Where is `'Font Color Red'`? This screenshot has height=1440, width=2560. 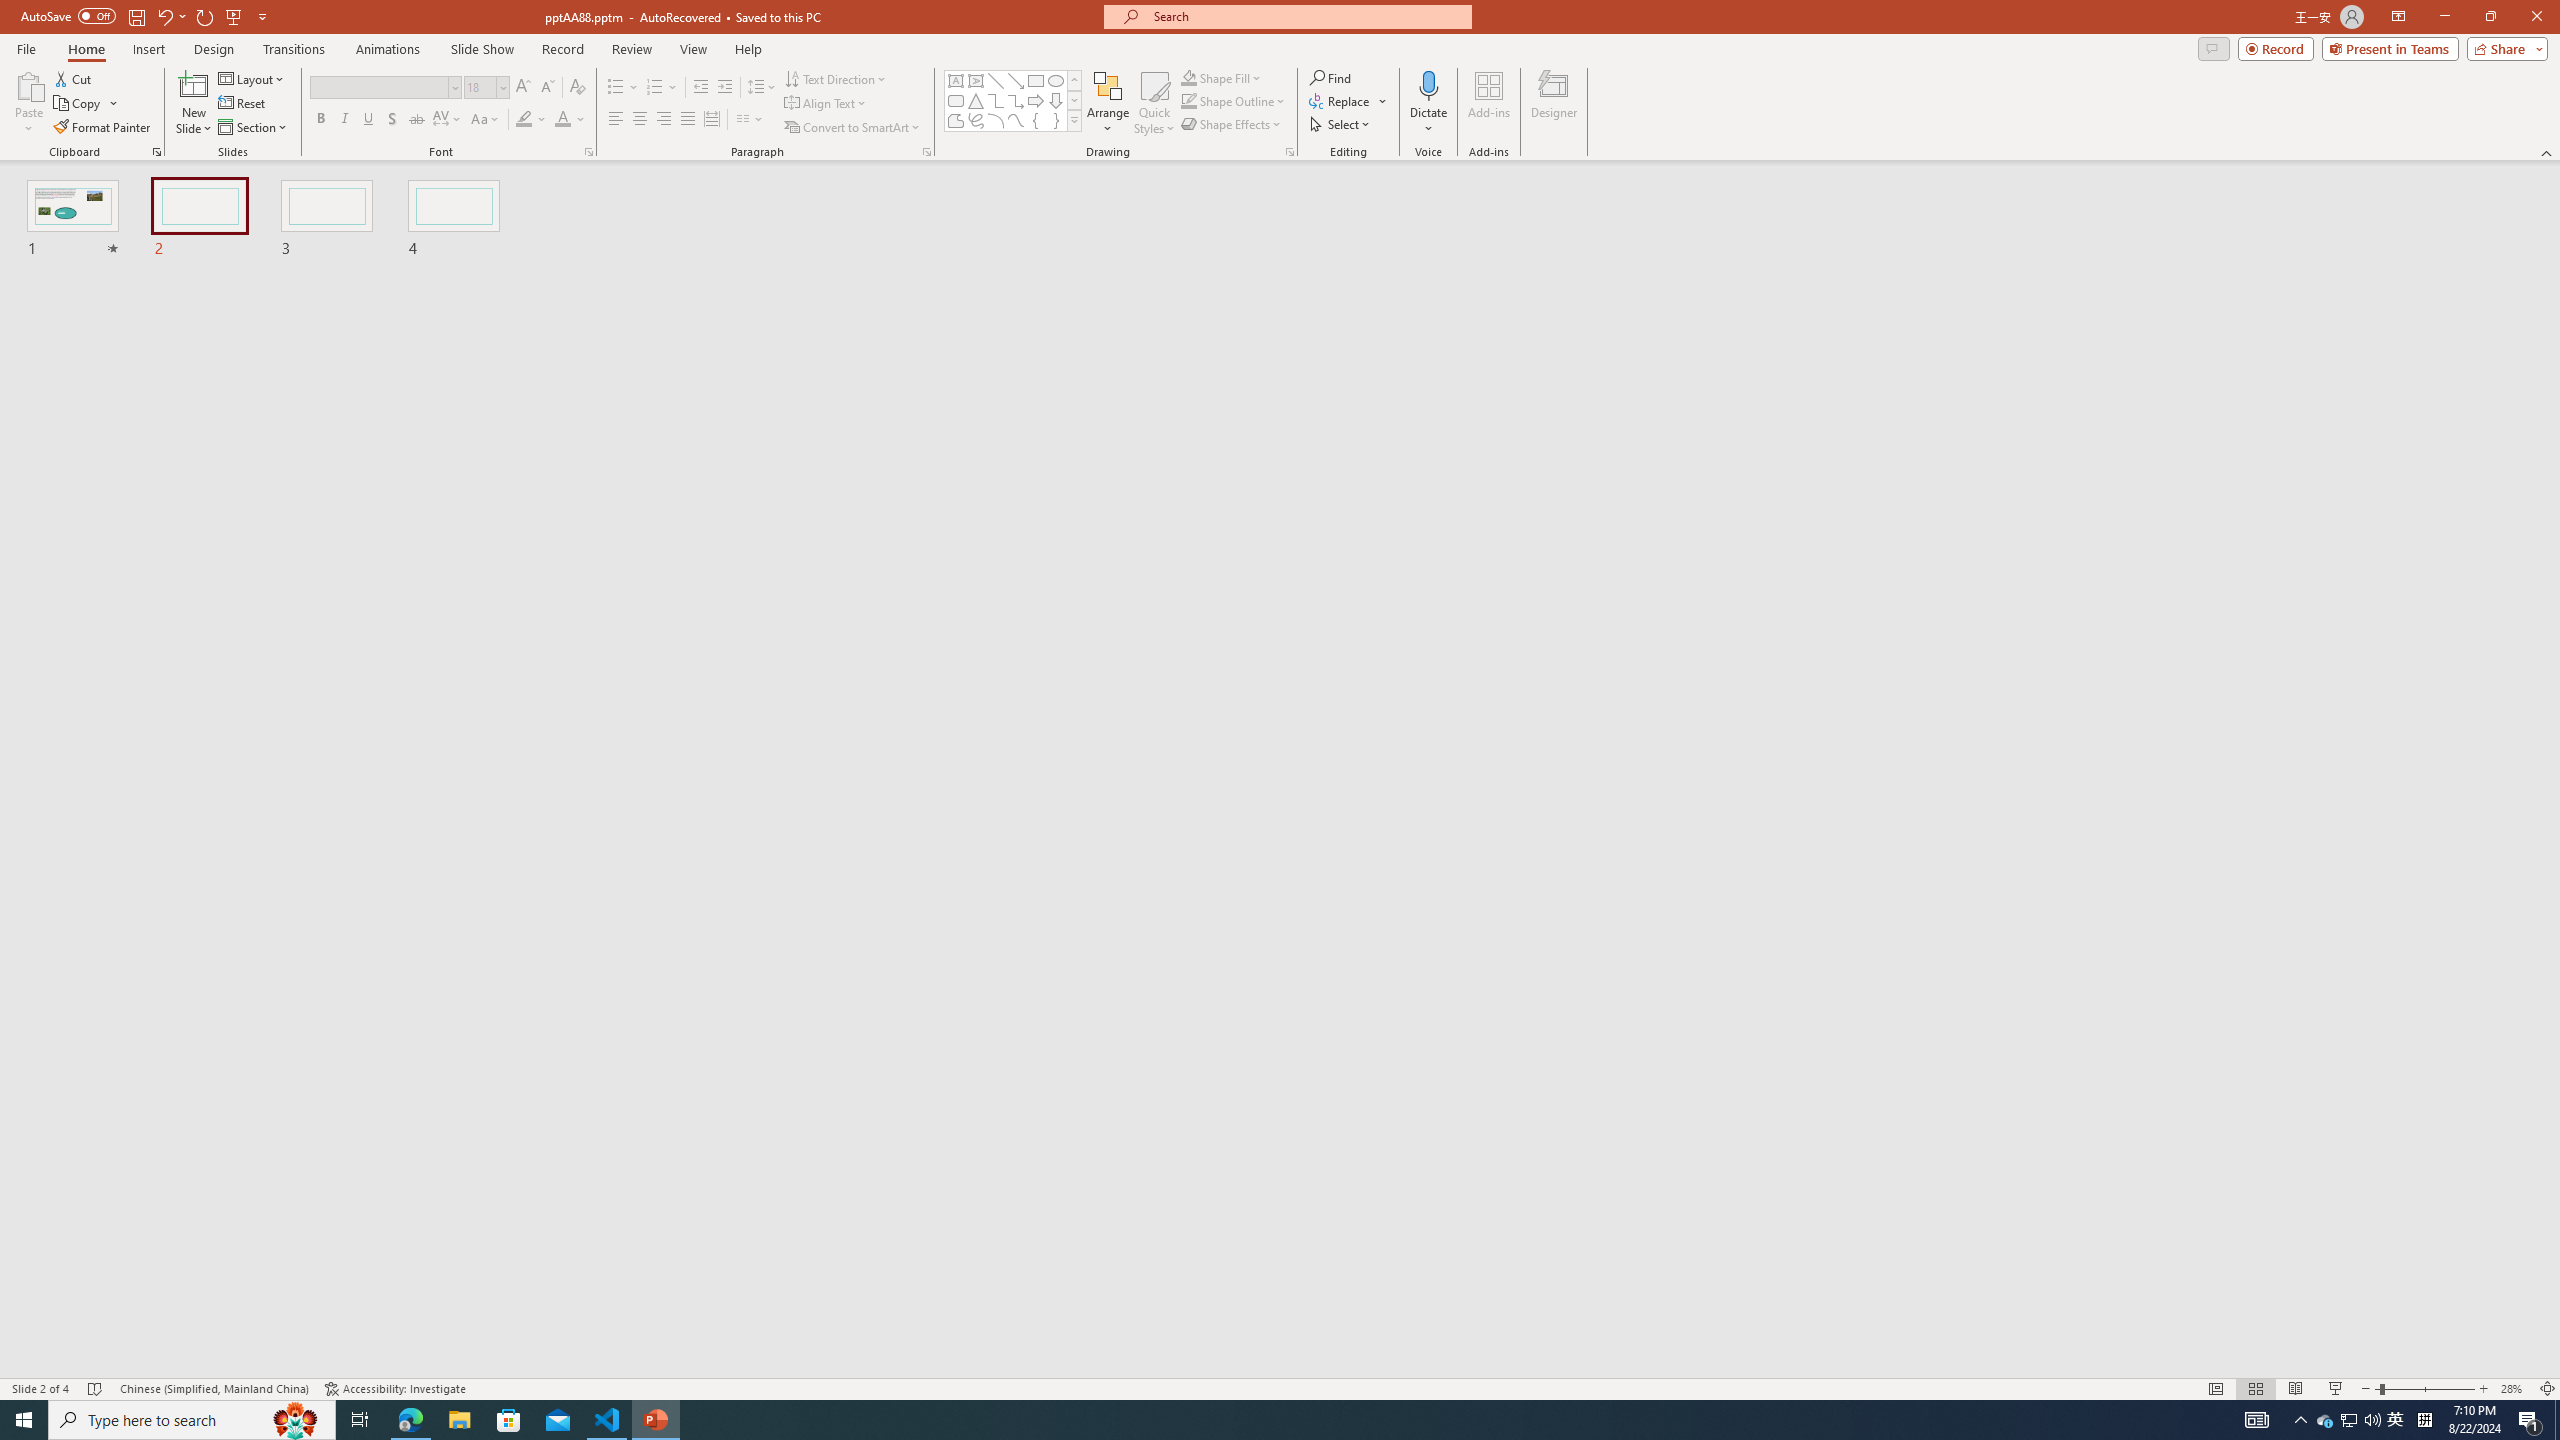 'Font Color Red' is located at coordinates (562, 118).